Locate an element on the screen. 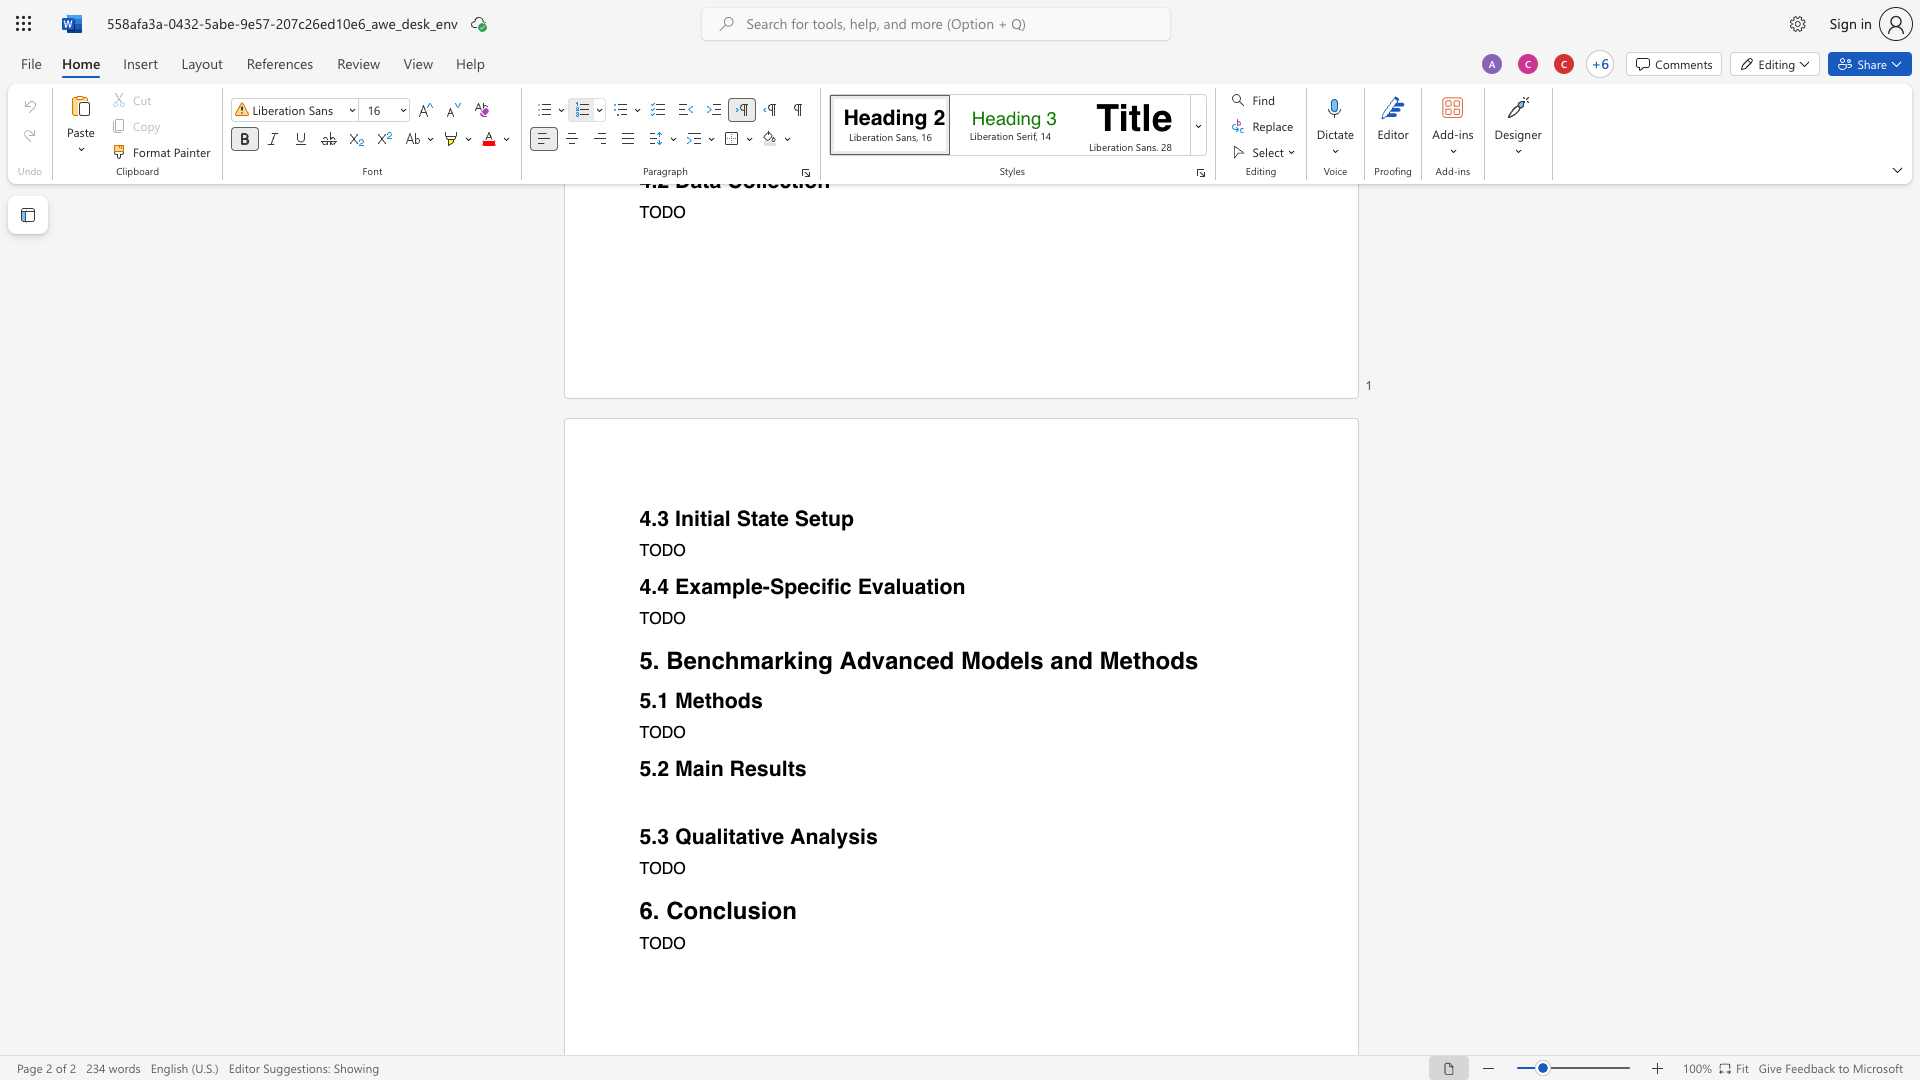 The height and width of the screenshot is (1080, 1920). the 1th character "l" in the text is located at coordinates (1027, 660).